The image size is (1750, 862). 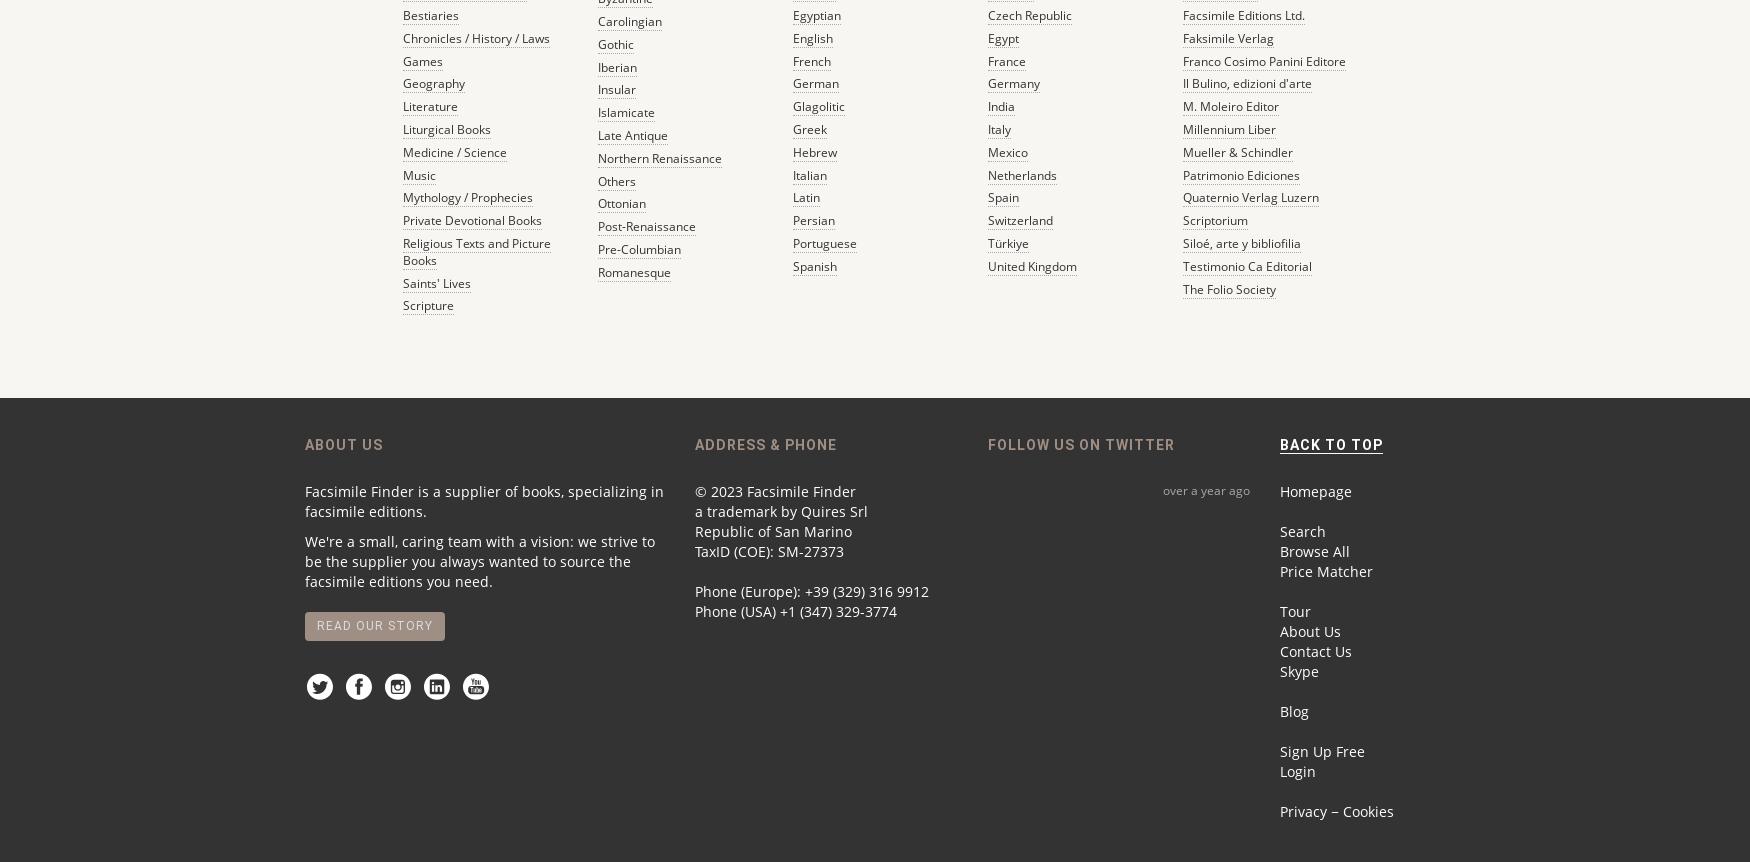 What do you see at coordinates (1246, 82) in the screenshot?
I see `'Il Bulino, edizioni d'arte'` at bounding box center [1246, 82].